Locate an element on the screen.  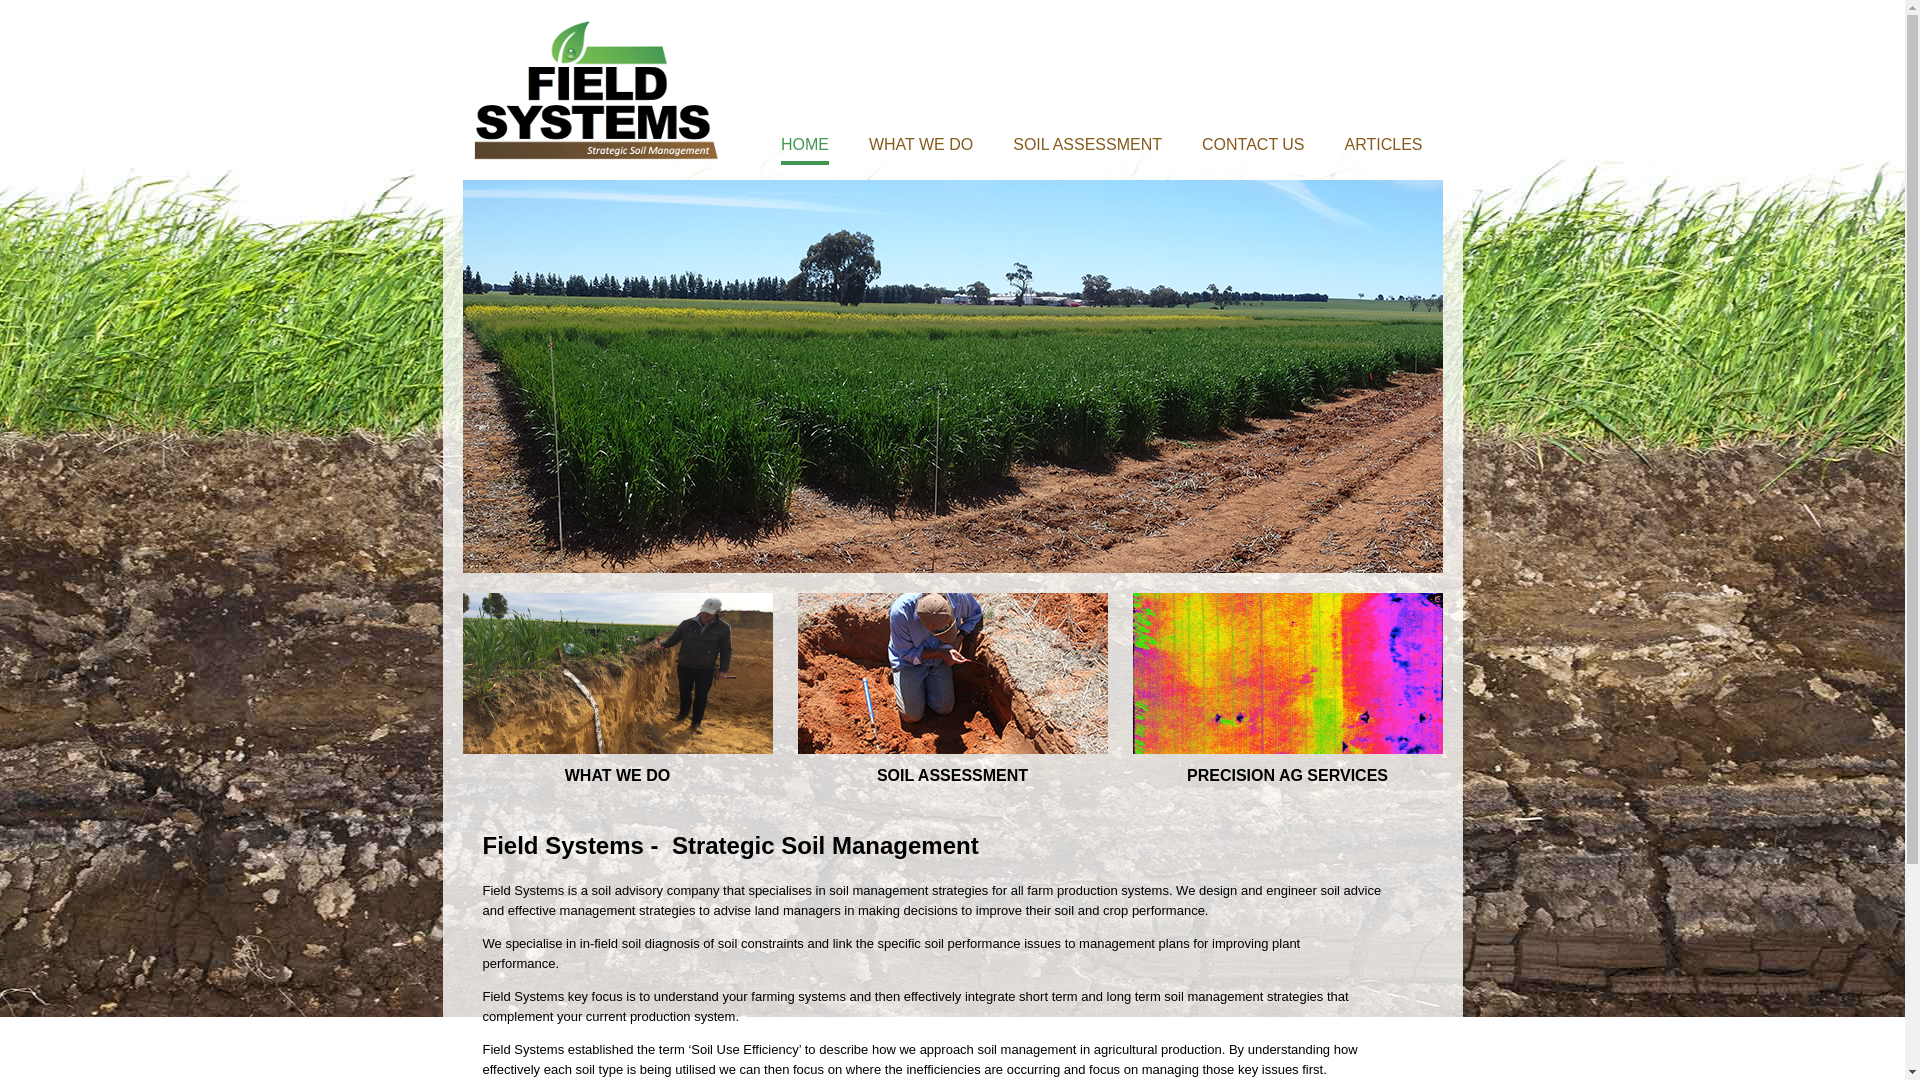
'HOME' is located at coordinates (805, 142).